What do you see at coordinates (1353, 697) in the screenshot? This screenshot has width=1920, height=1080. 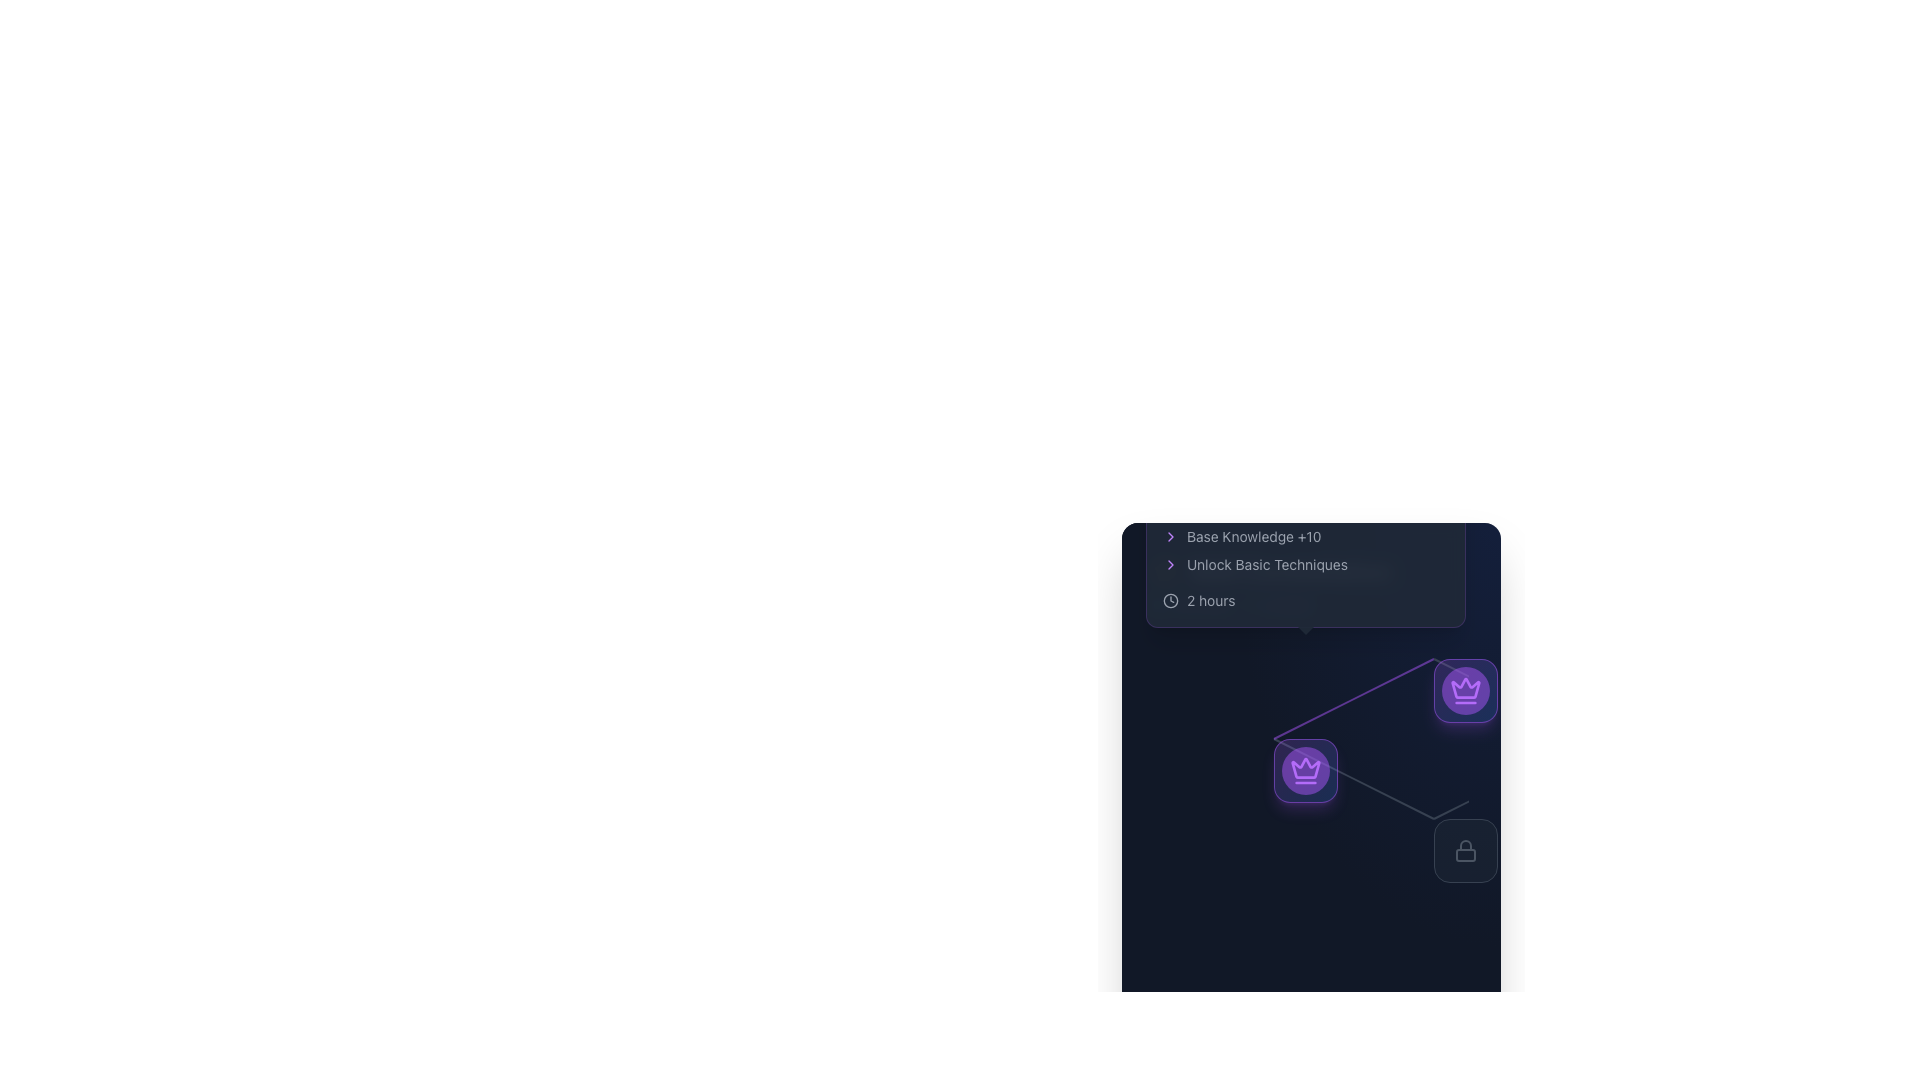 I see `the Connector line that indicates a relationship between two circular icons with crown motifs, positioned below a dark panel displaying textual information` at bounding box center [1353, 697].